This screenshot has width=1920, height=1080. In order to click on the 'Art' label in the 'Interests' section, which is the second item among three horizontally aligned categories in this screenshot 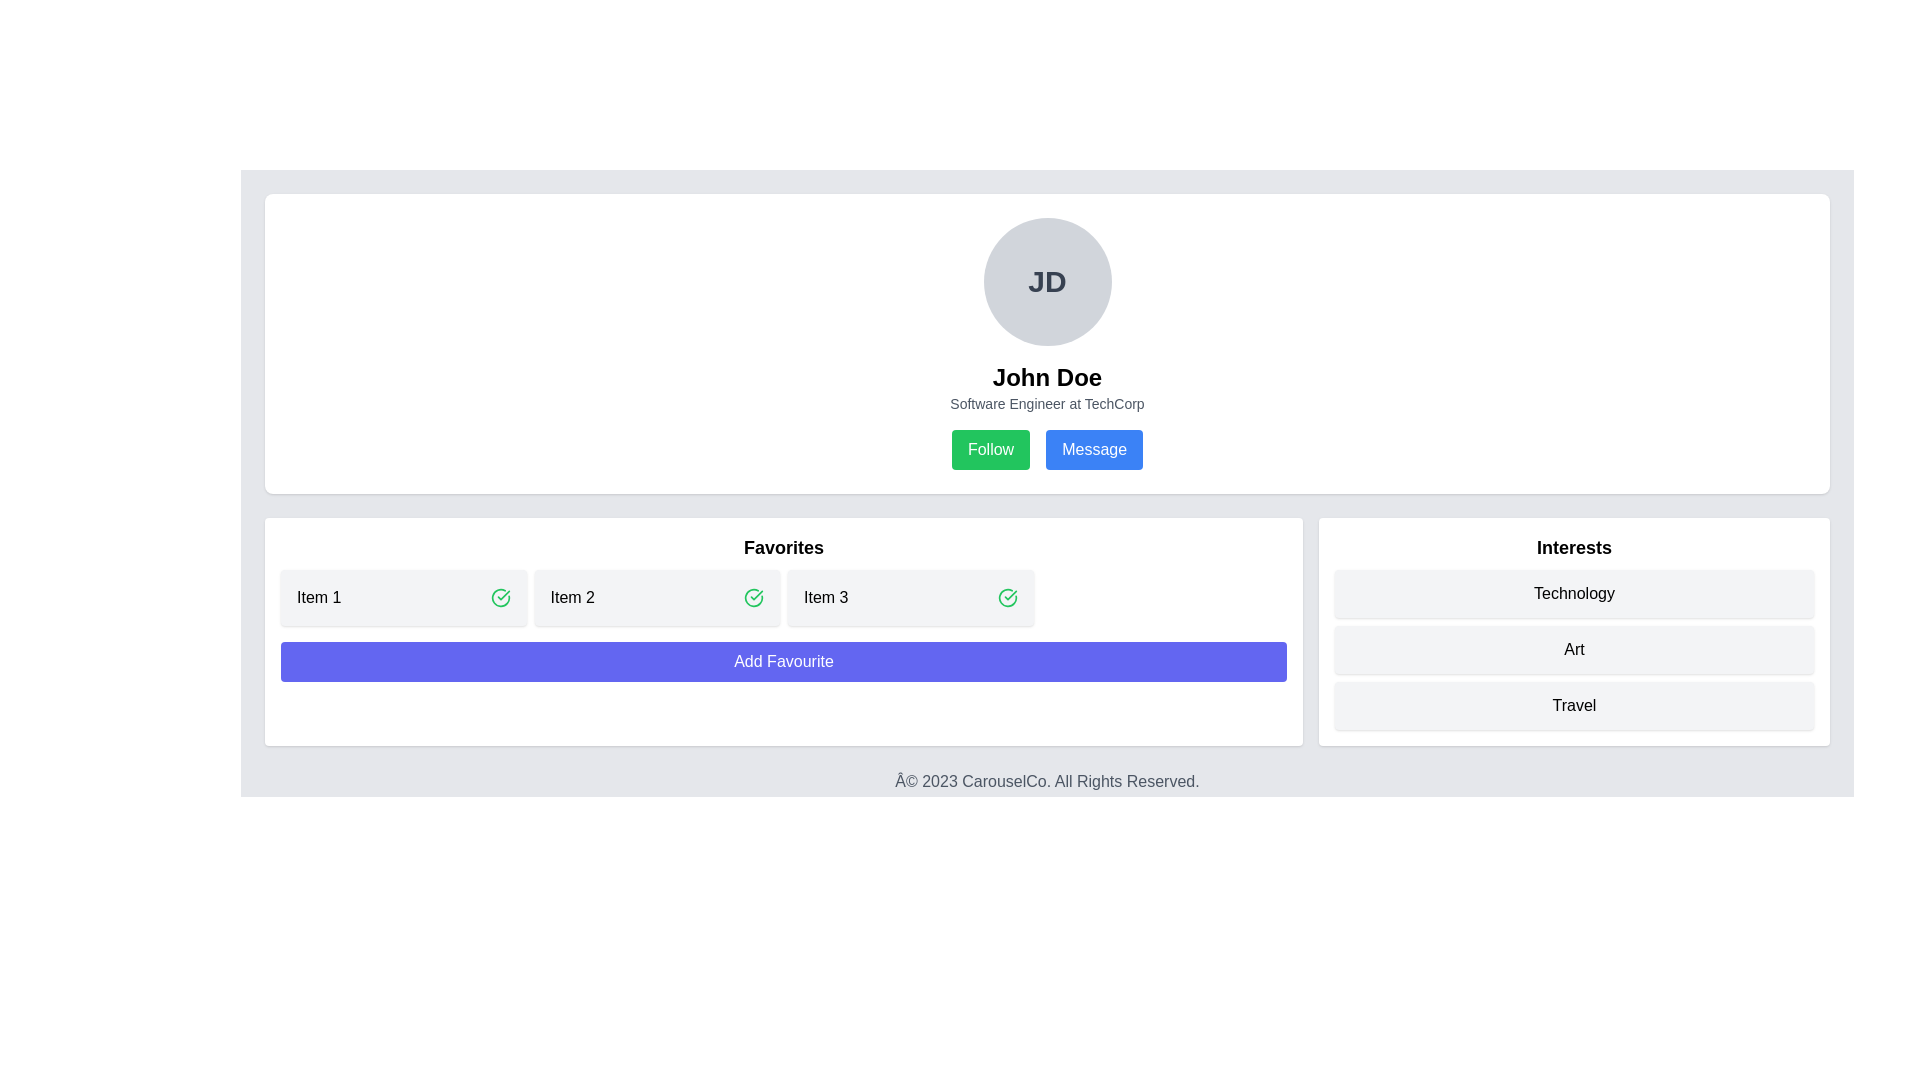, I will do `click(1573, 650)`.